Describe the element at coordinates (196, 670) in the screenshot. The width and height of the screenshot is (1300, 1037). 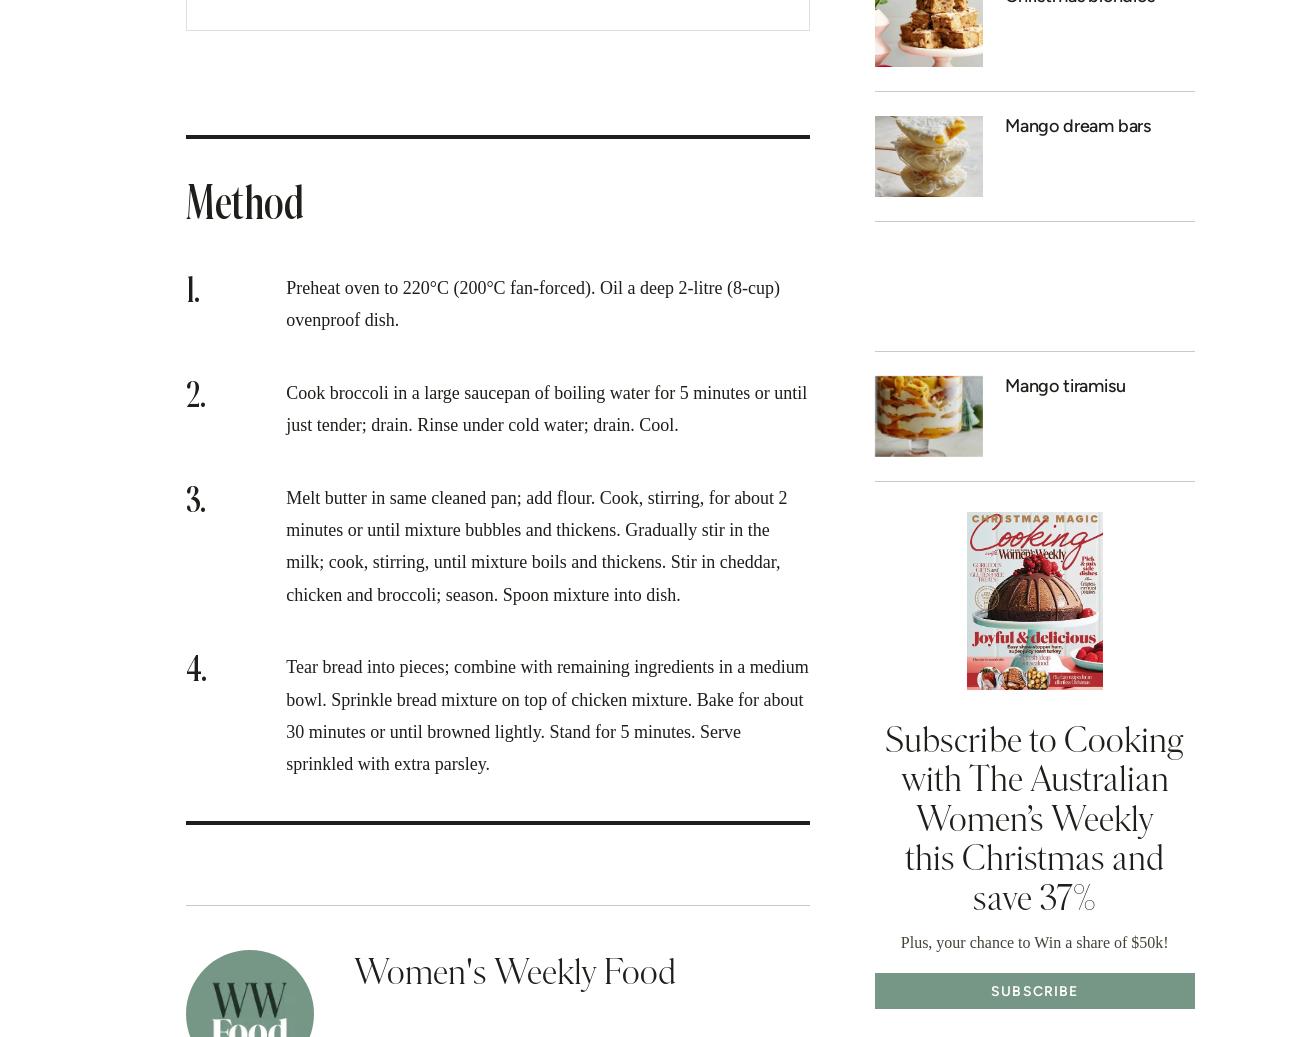
I see `'4.'` at that location.